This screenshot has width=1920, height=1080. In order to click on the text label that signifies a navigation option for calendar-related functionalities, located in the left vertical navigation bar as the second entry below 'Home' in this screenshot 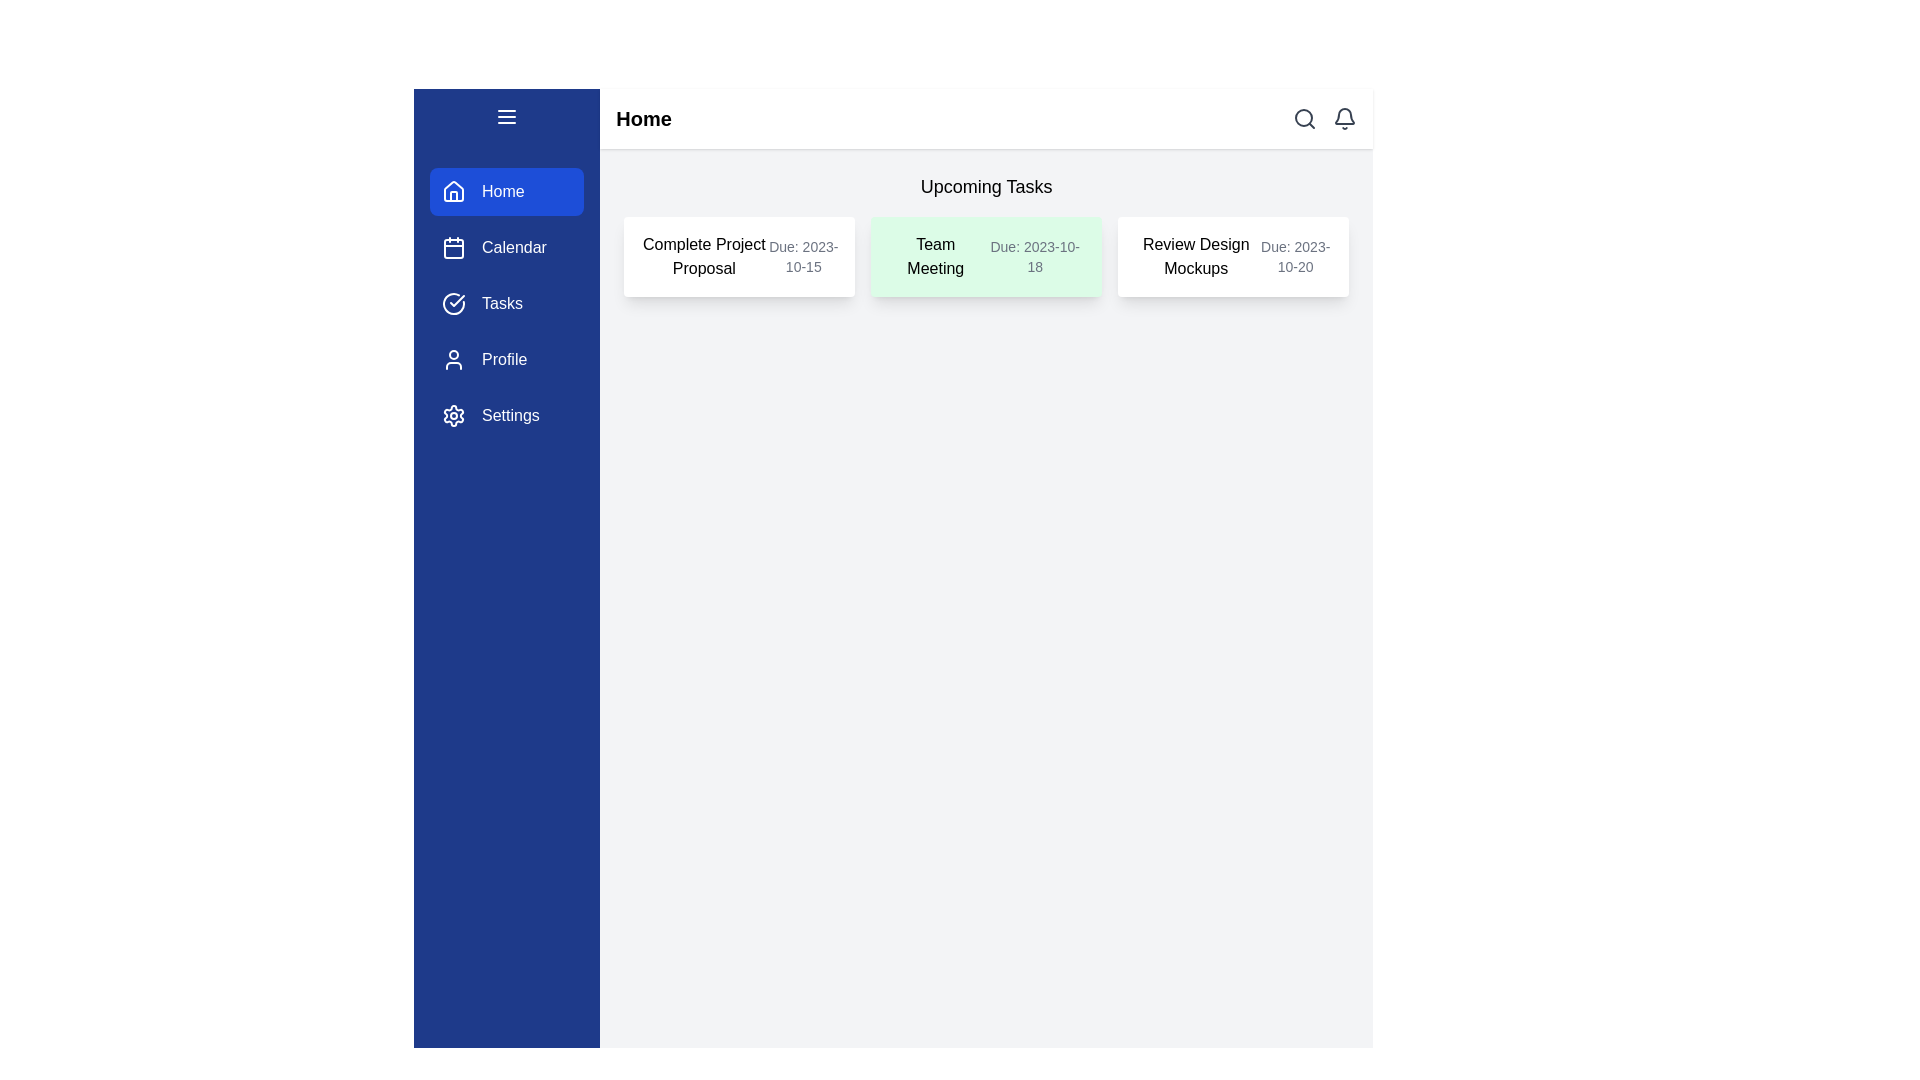, I will do `click(514, 246)`.